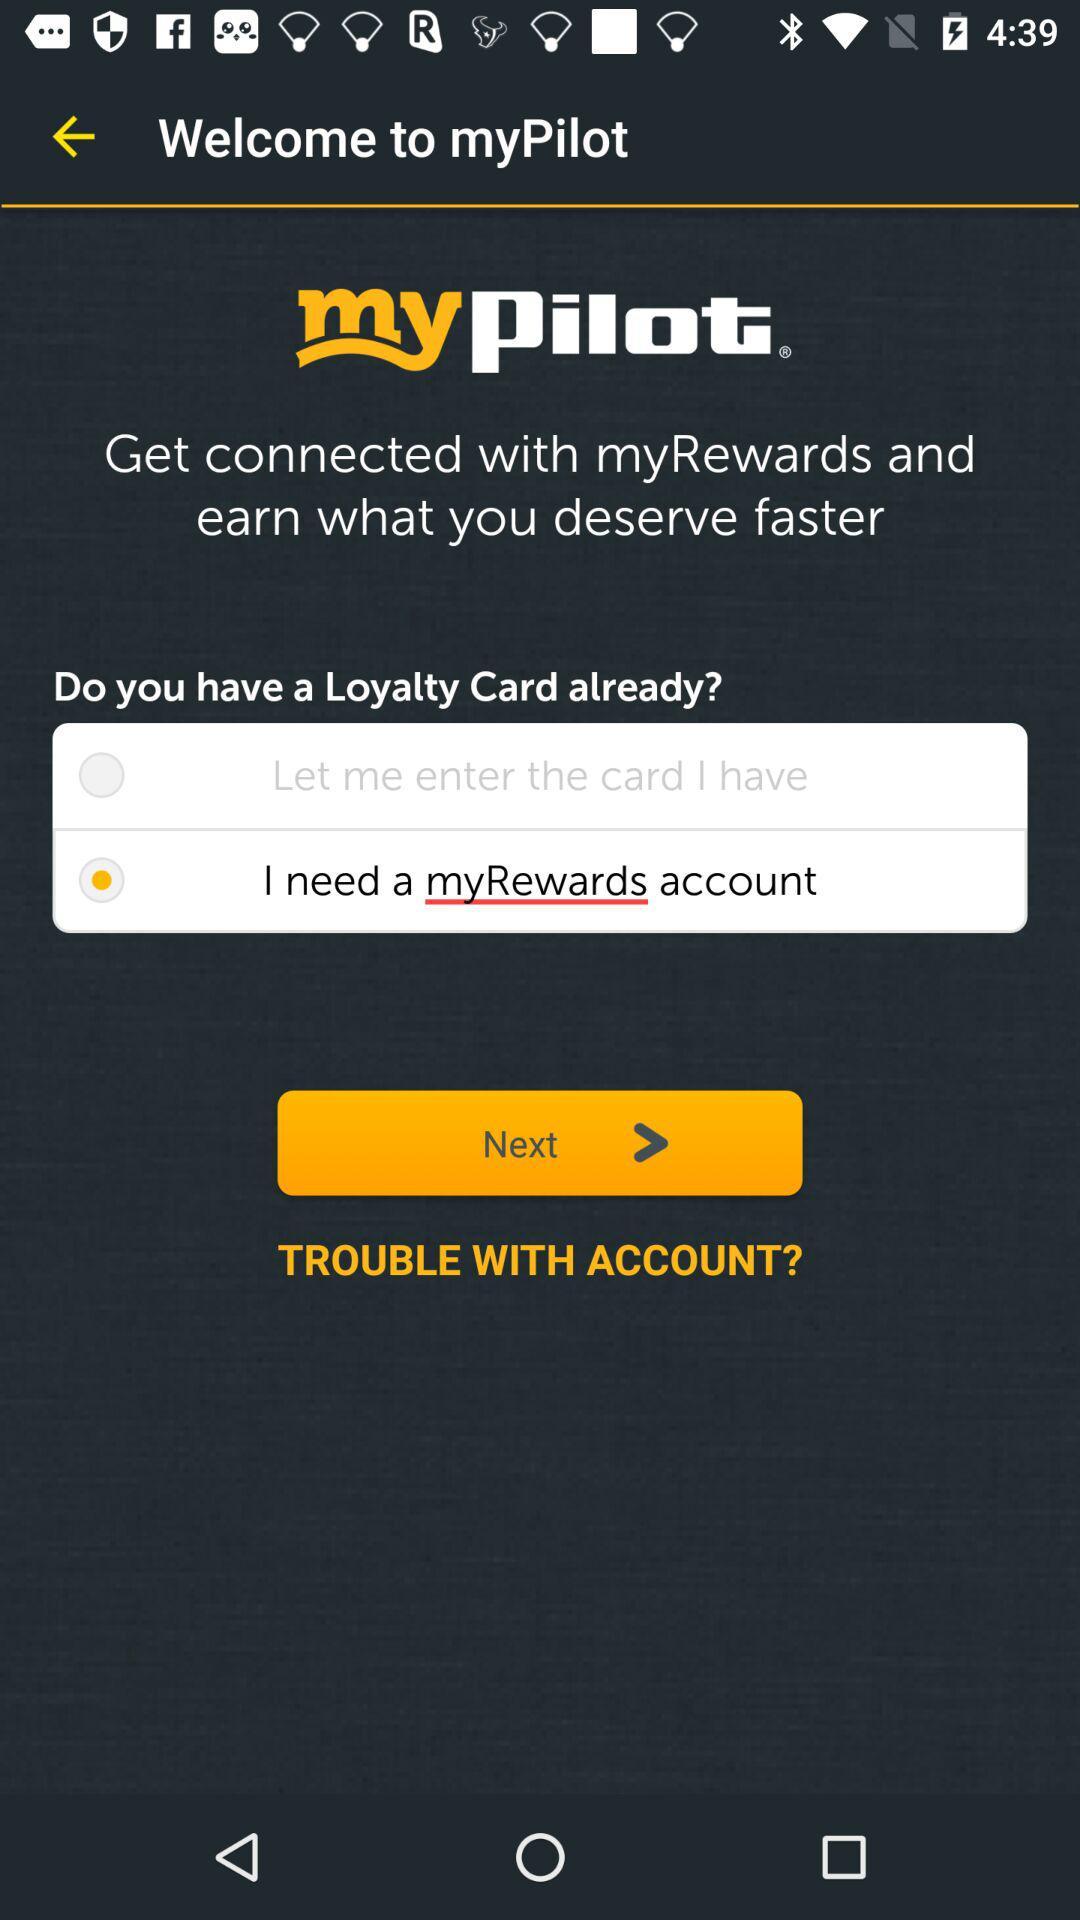  I want to click on trouble with account? item, so click(540, 1257).